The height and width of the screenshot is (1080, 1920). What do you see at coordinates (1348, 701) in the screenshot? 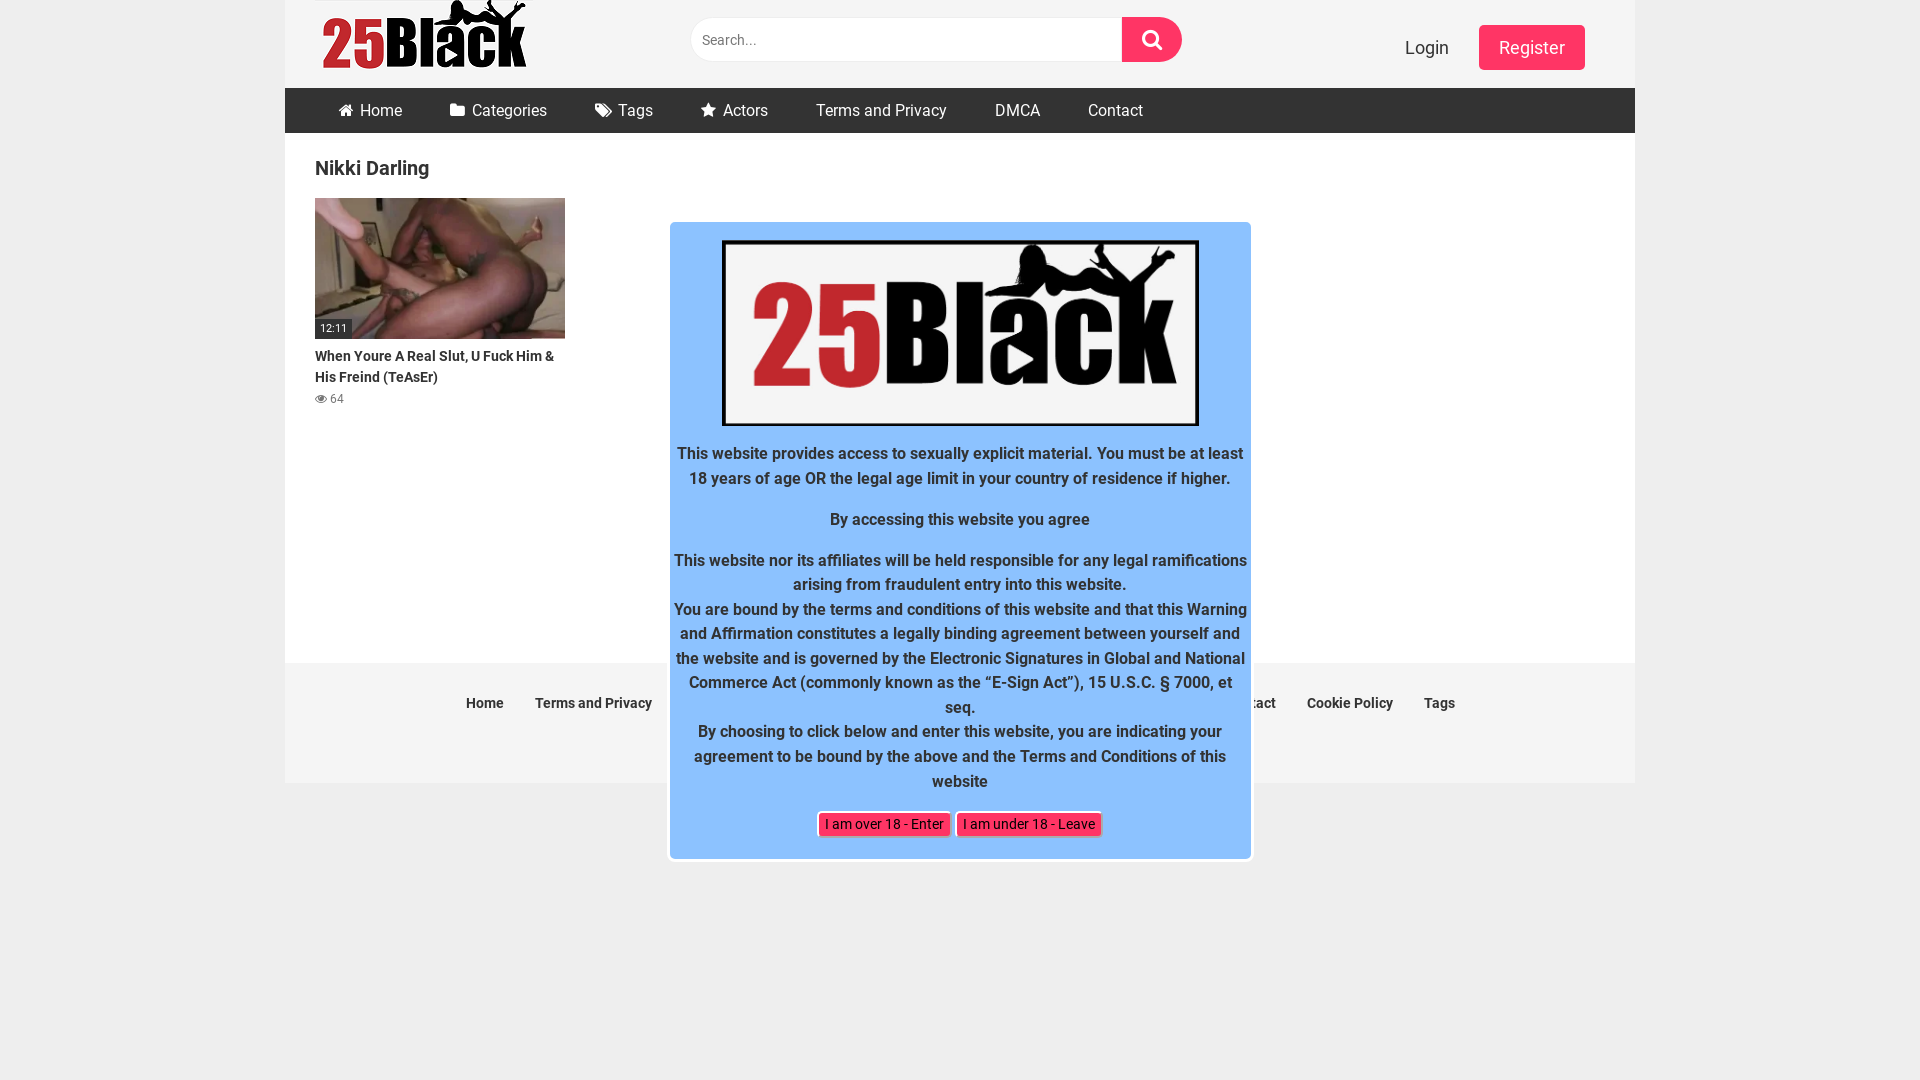
I see `'Cookie Policy'` at bounding box center [1348, 701].